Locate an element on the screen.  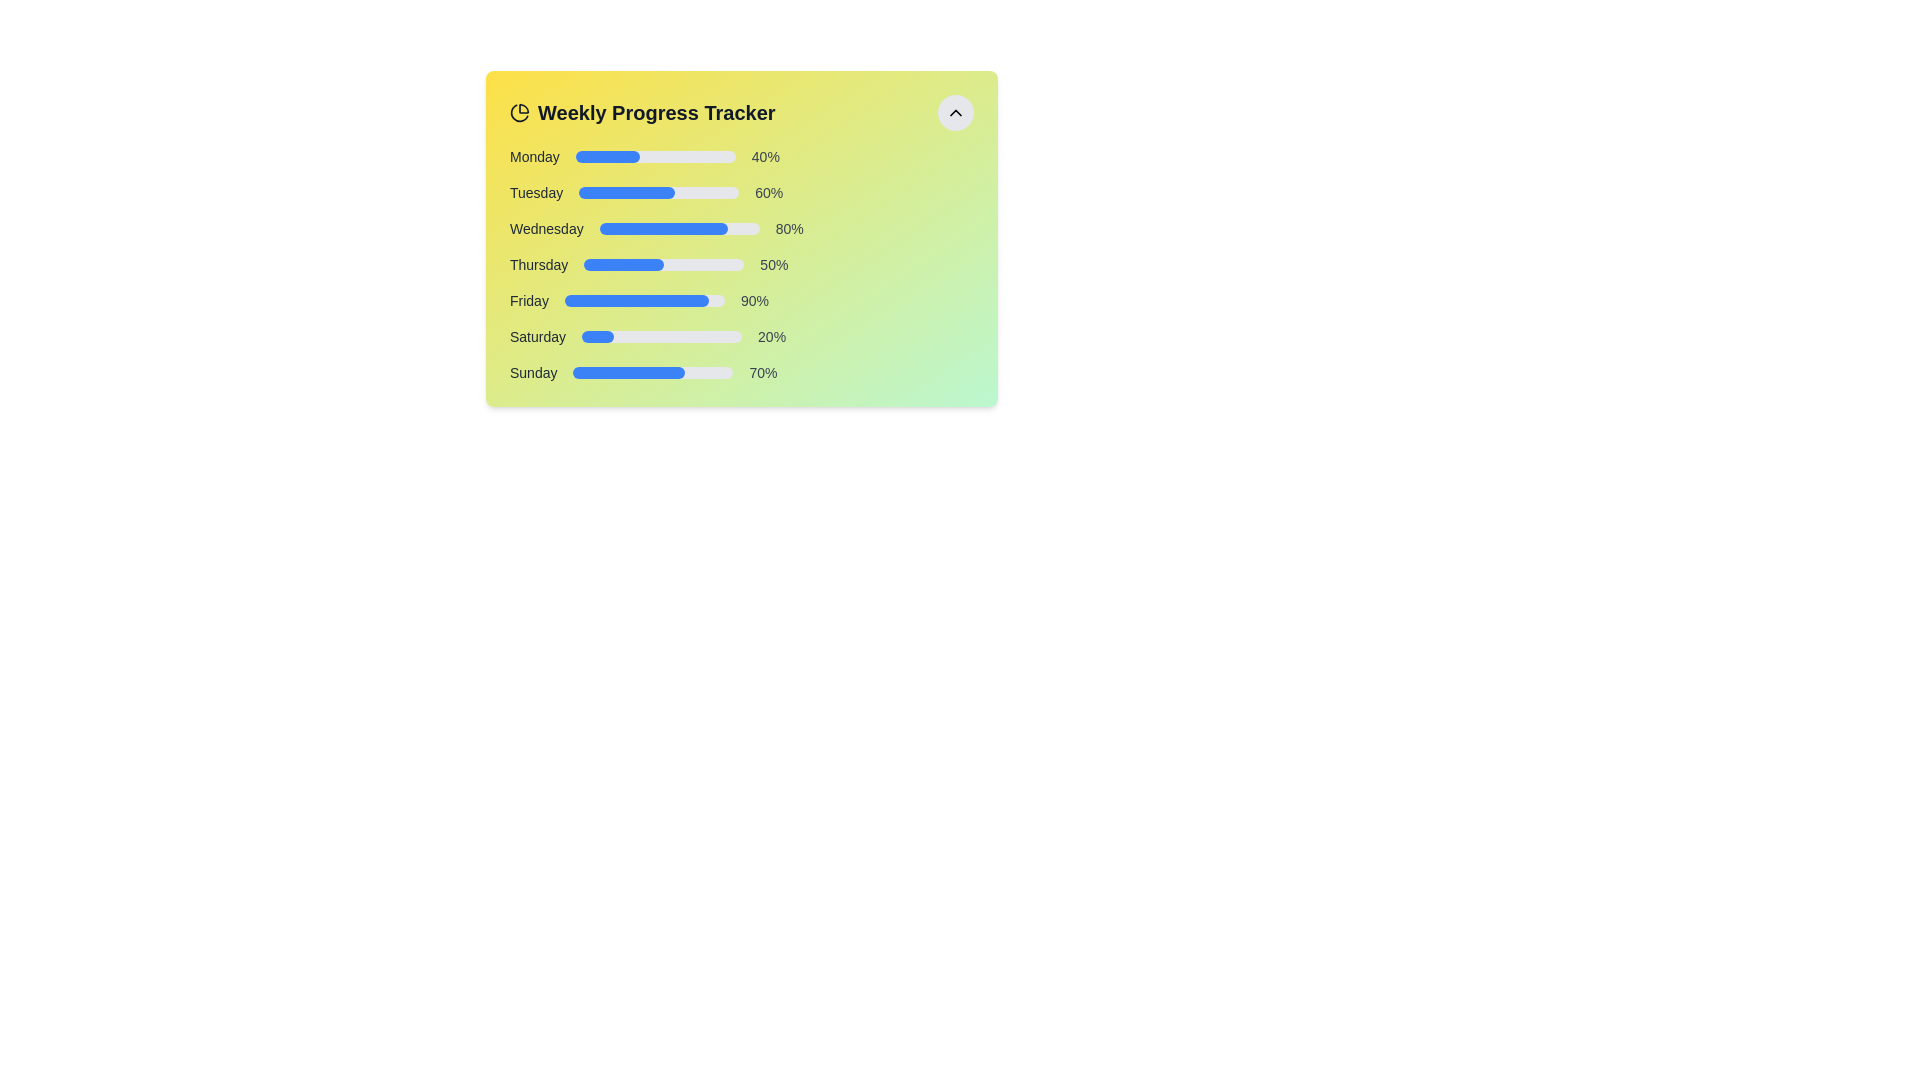
the text label displaying 'Sunday' in the Weekly Progress Tracker panel, which is styled in dark gray against a light yellow-green gradient background is located at coordinates (533, 373).